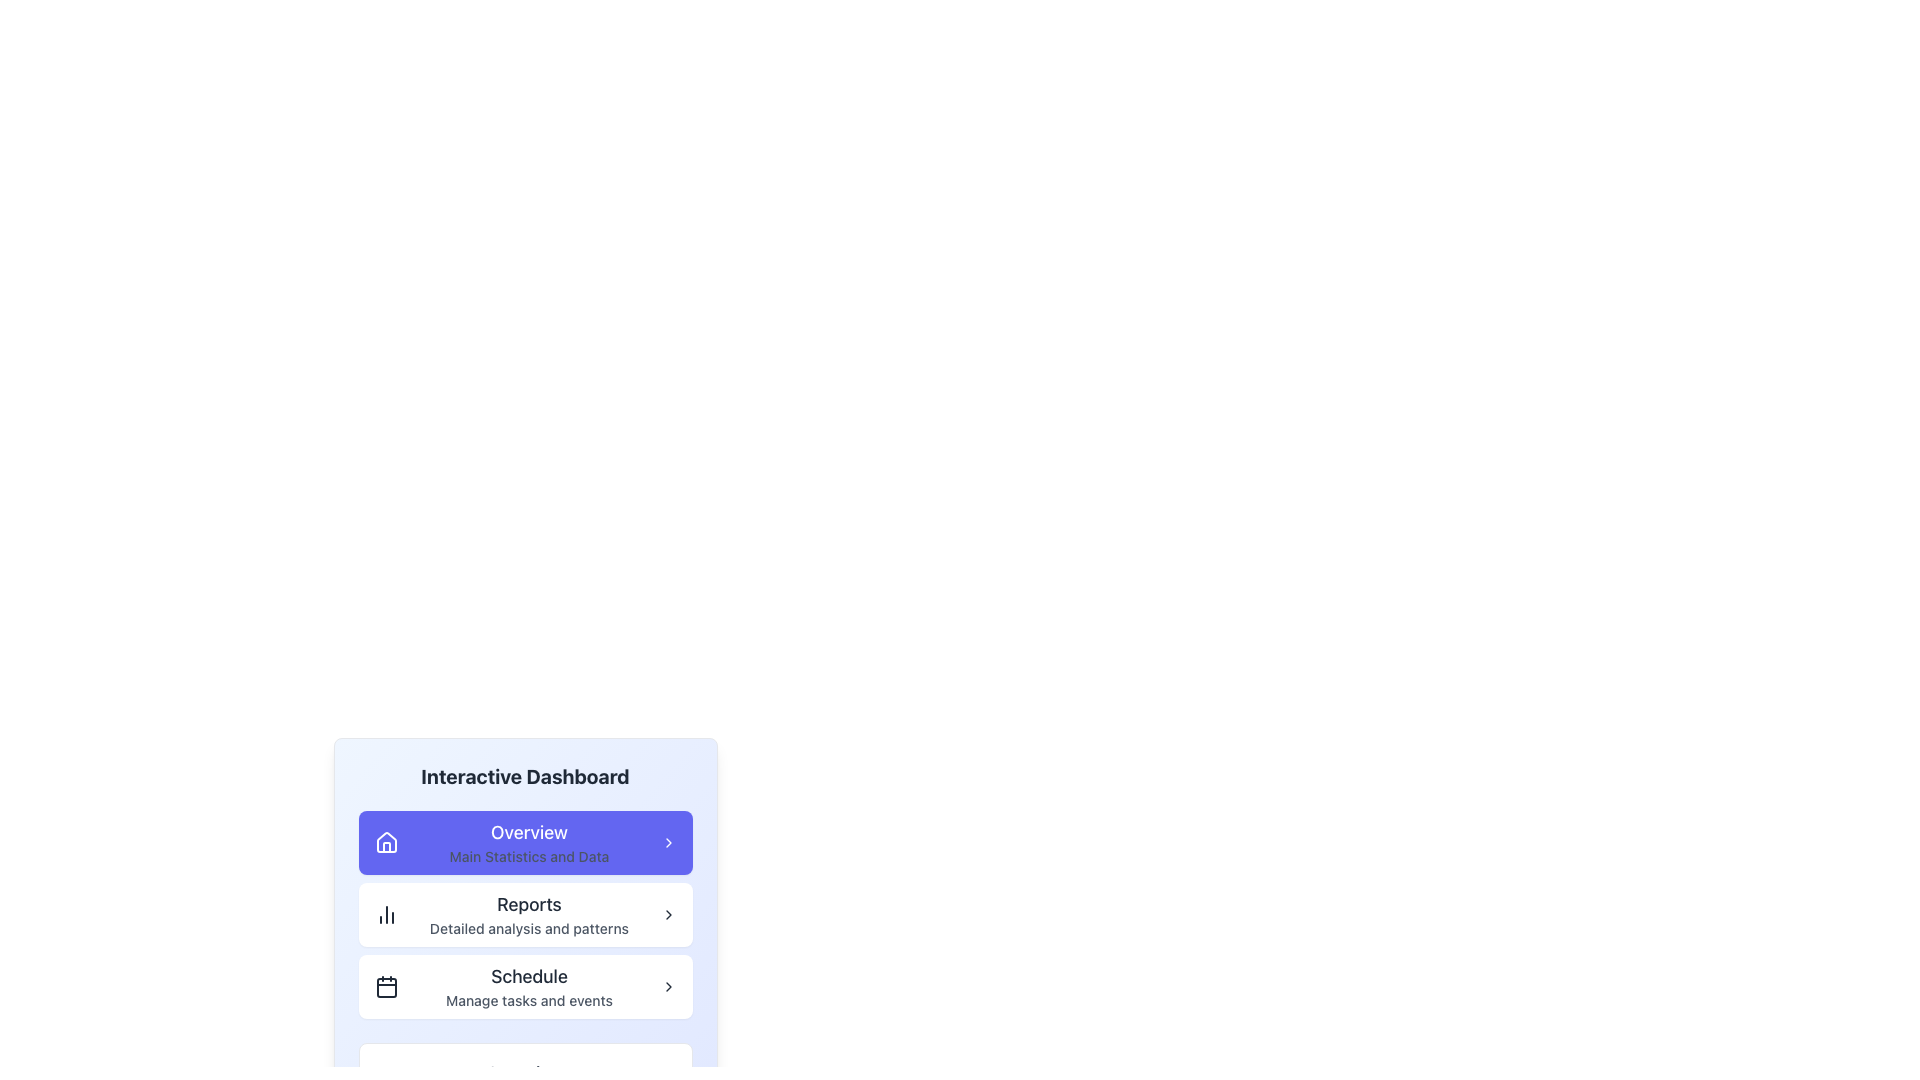 The image size is (1920, 1080). Describe the element at coordinates (386, 847) in the screenshot. I see `the door element of the house icon located in the Overview section's button by moving the cursor to its center point` at that location.